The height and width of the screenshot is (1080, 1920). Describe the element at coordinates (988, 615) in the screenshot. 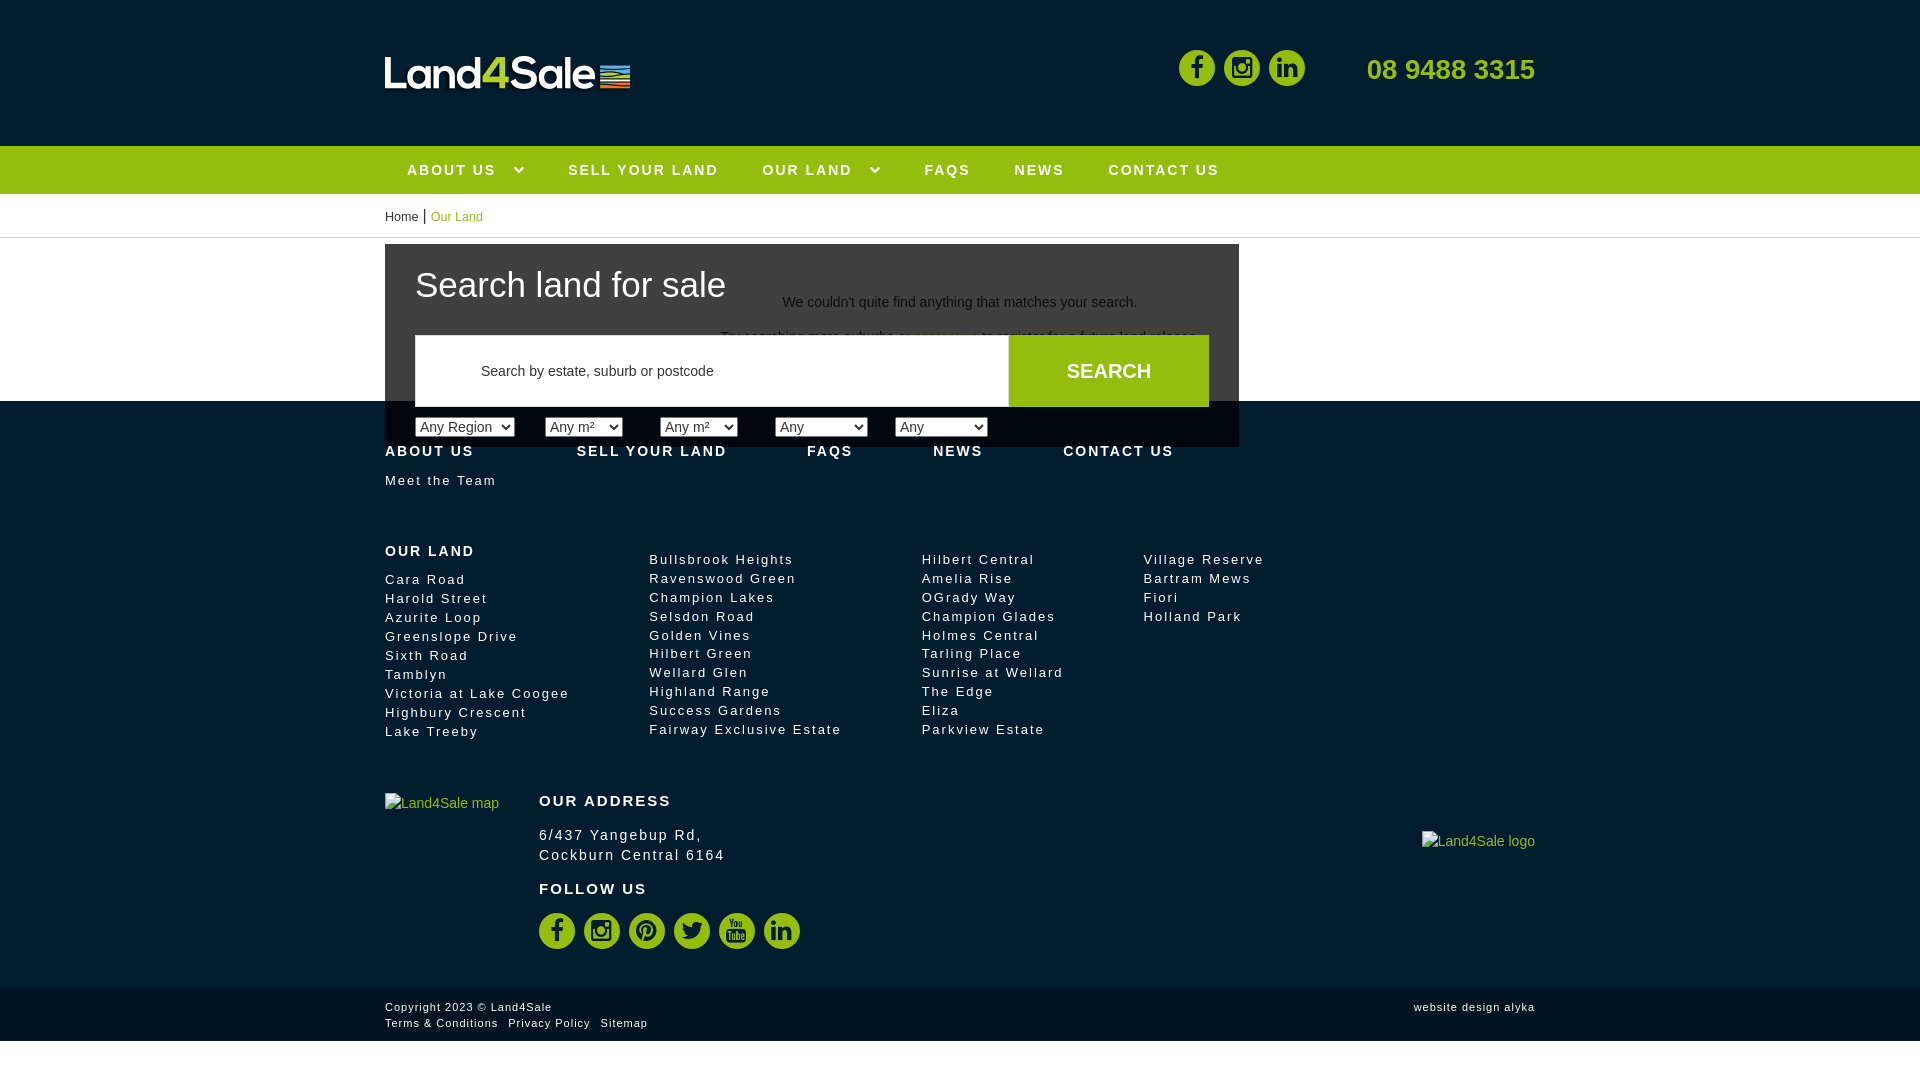

I see `'Champion Glades'` at that location.